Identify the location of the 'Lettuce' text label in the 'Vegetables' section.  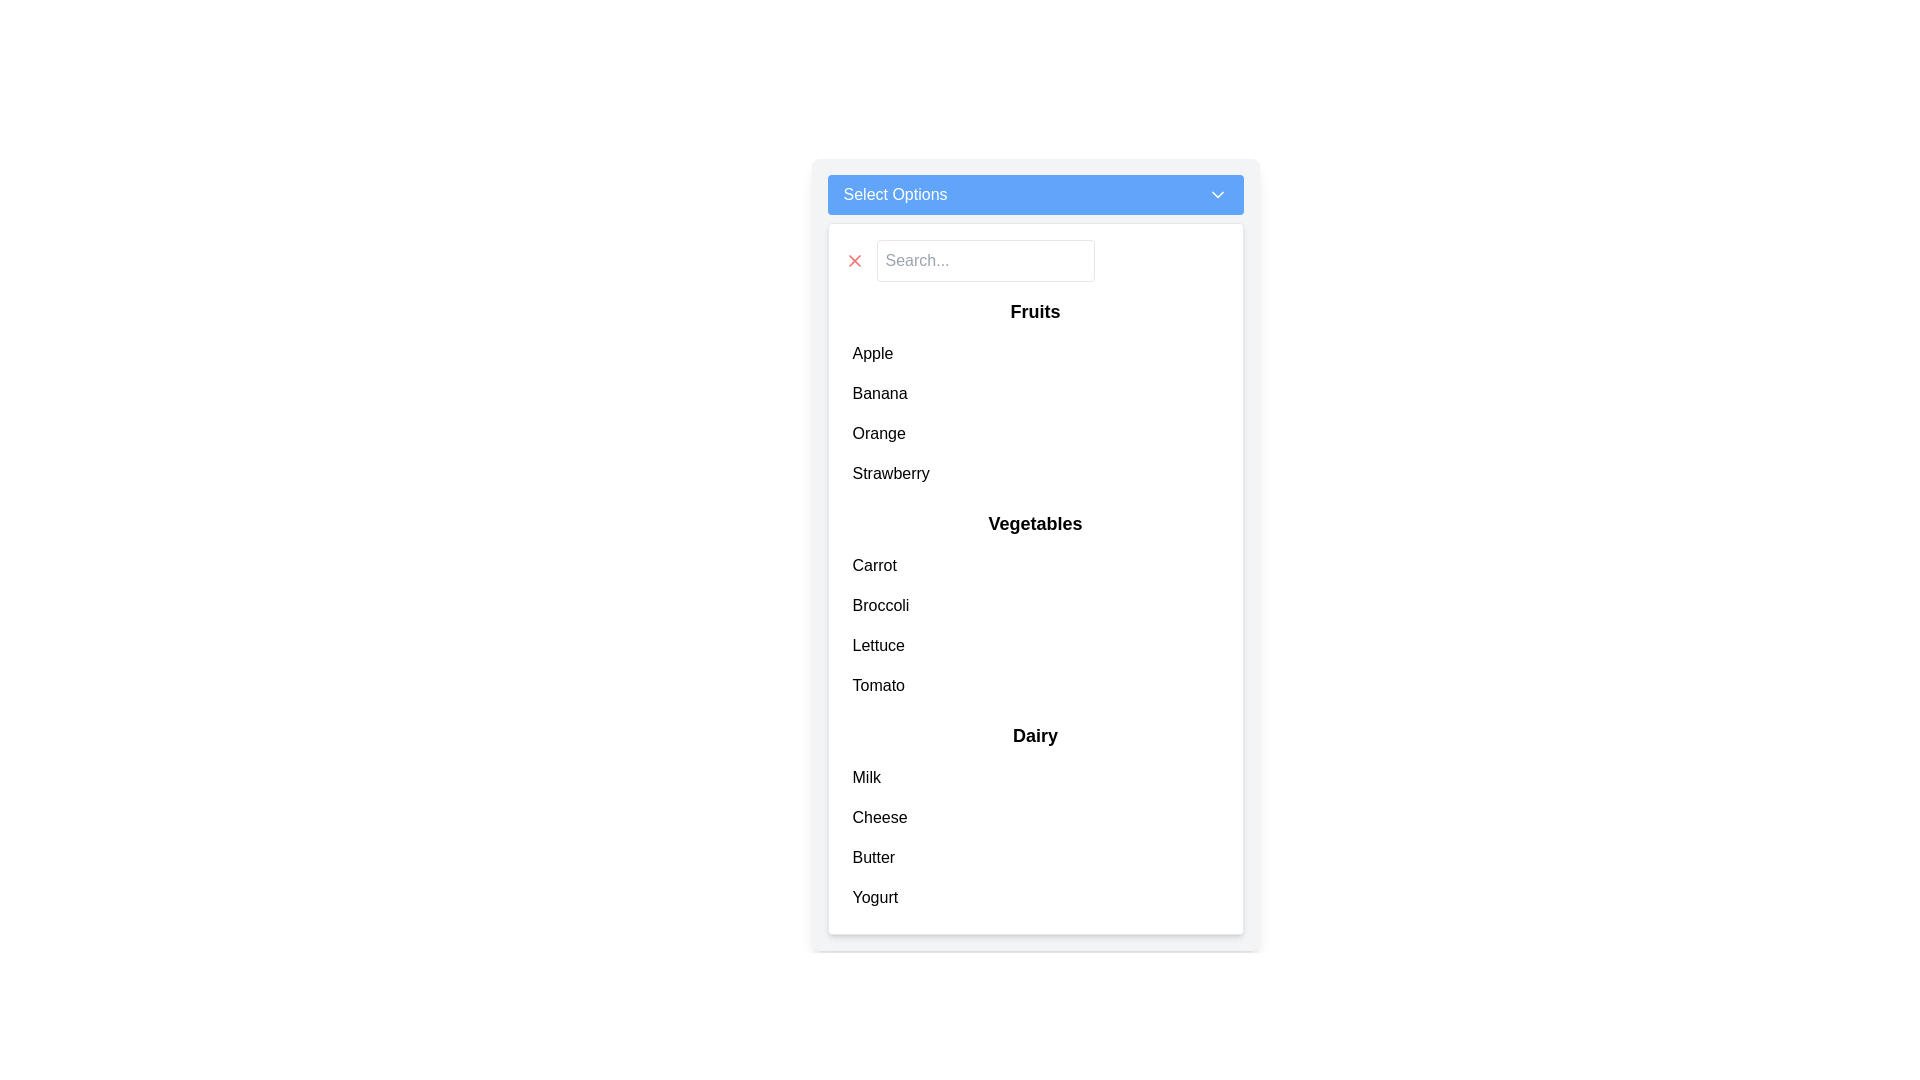
(878, 645).